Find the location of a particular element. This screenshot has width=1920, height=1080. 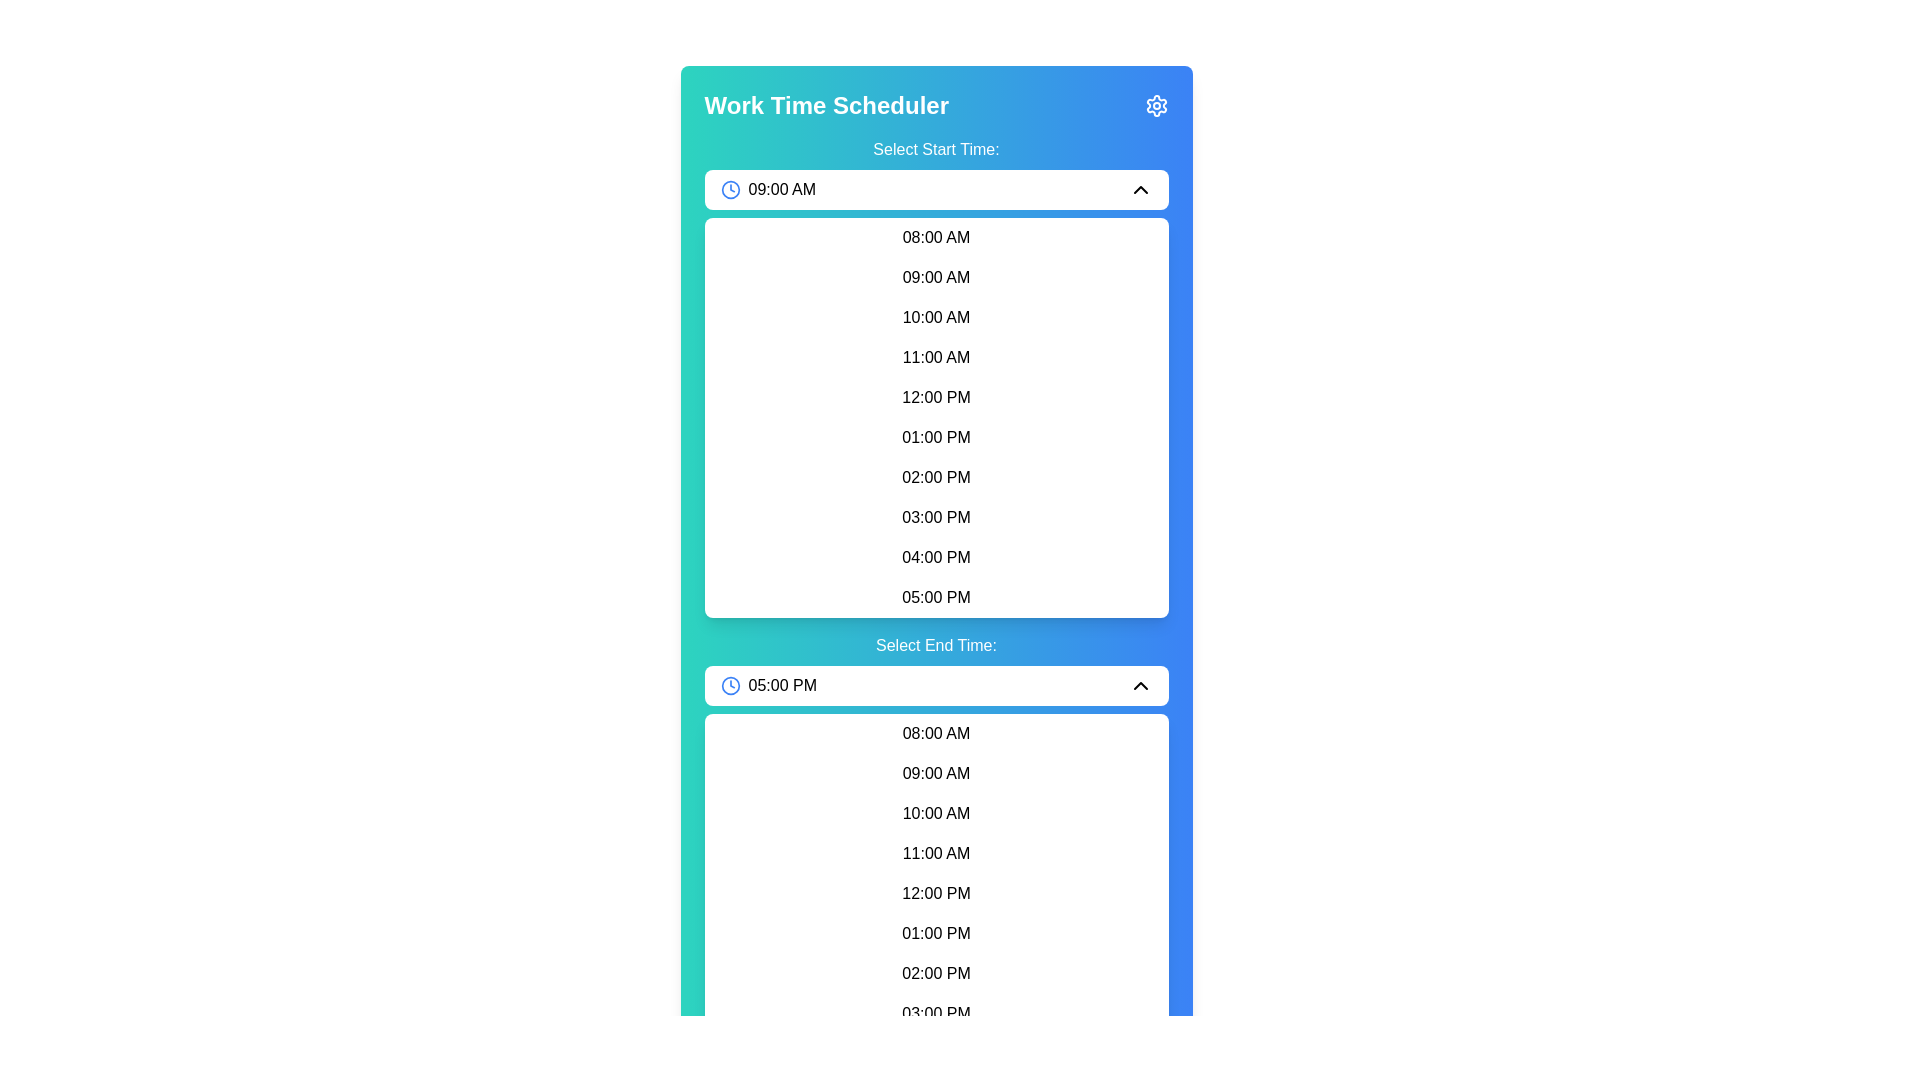

the 'Select Start Time' text with icon that displays the currently selected time, located at the top of the 'Work Time Scheduler' section is located at coordinates (767, 189).